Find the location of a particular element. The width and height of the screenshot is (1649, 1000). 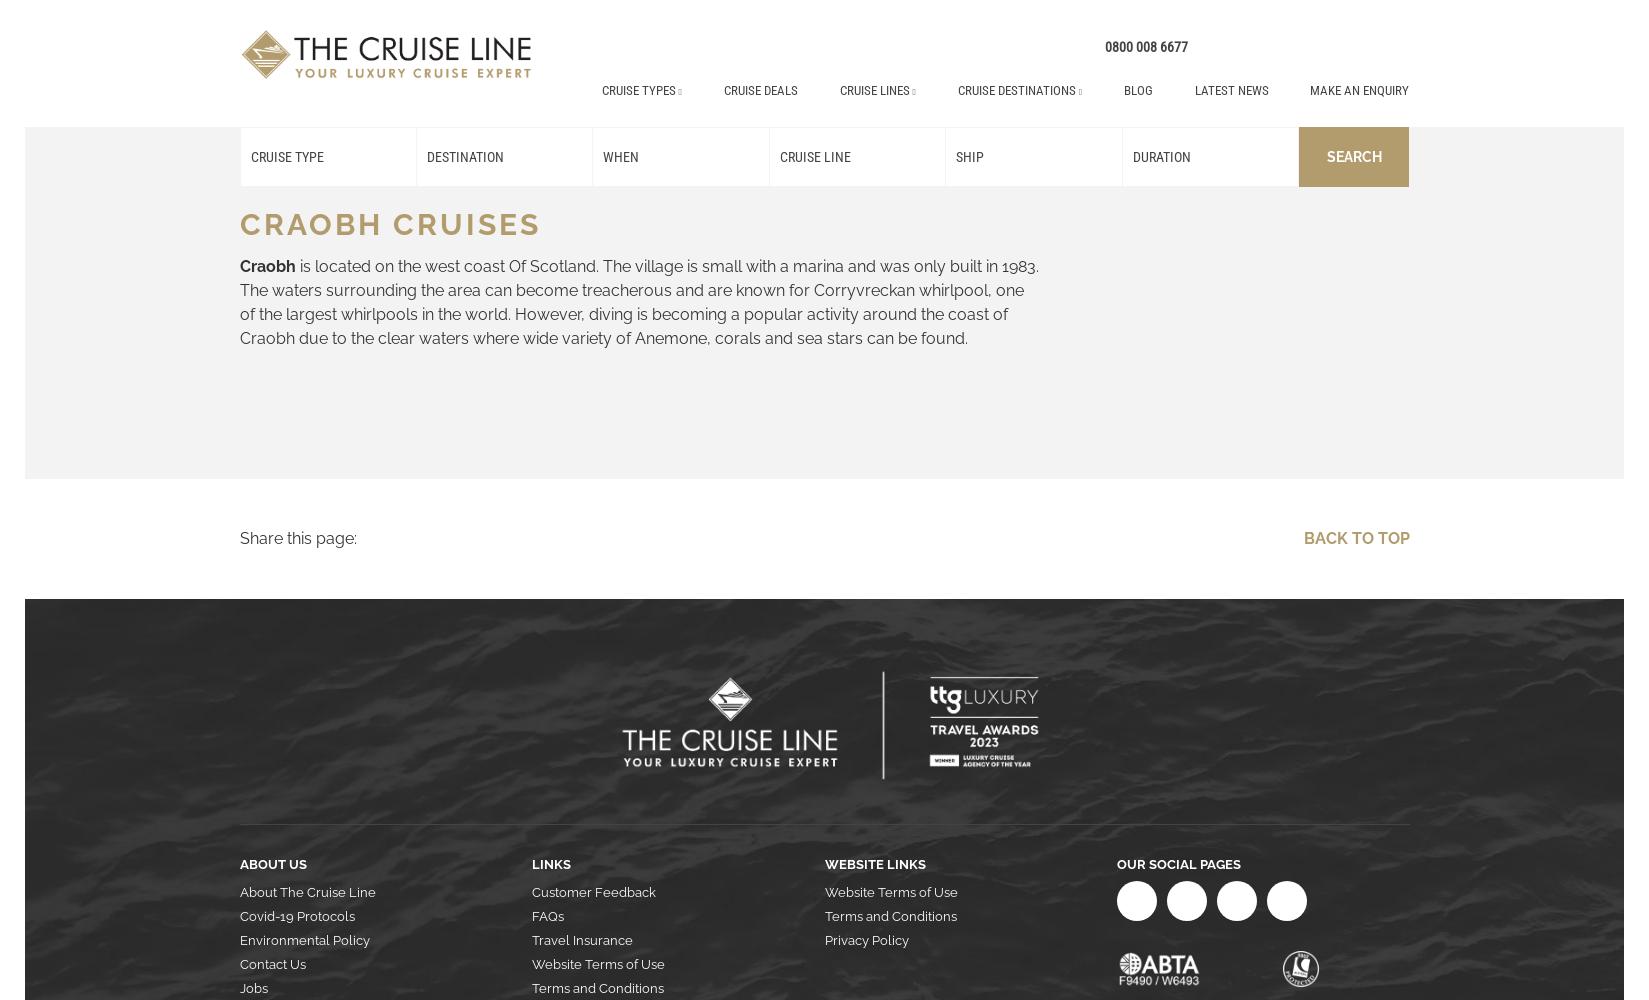

'About Us' is located at coordinates (272, 863).